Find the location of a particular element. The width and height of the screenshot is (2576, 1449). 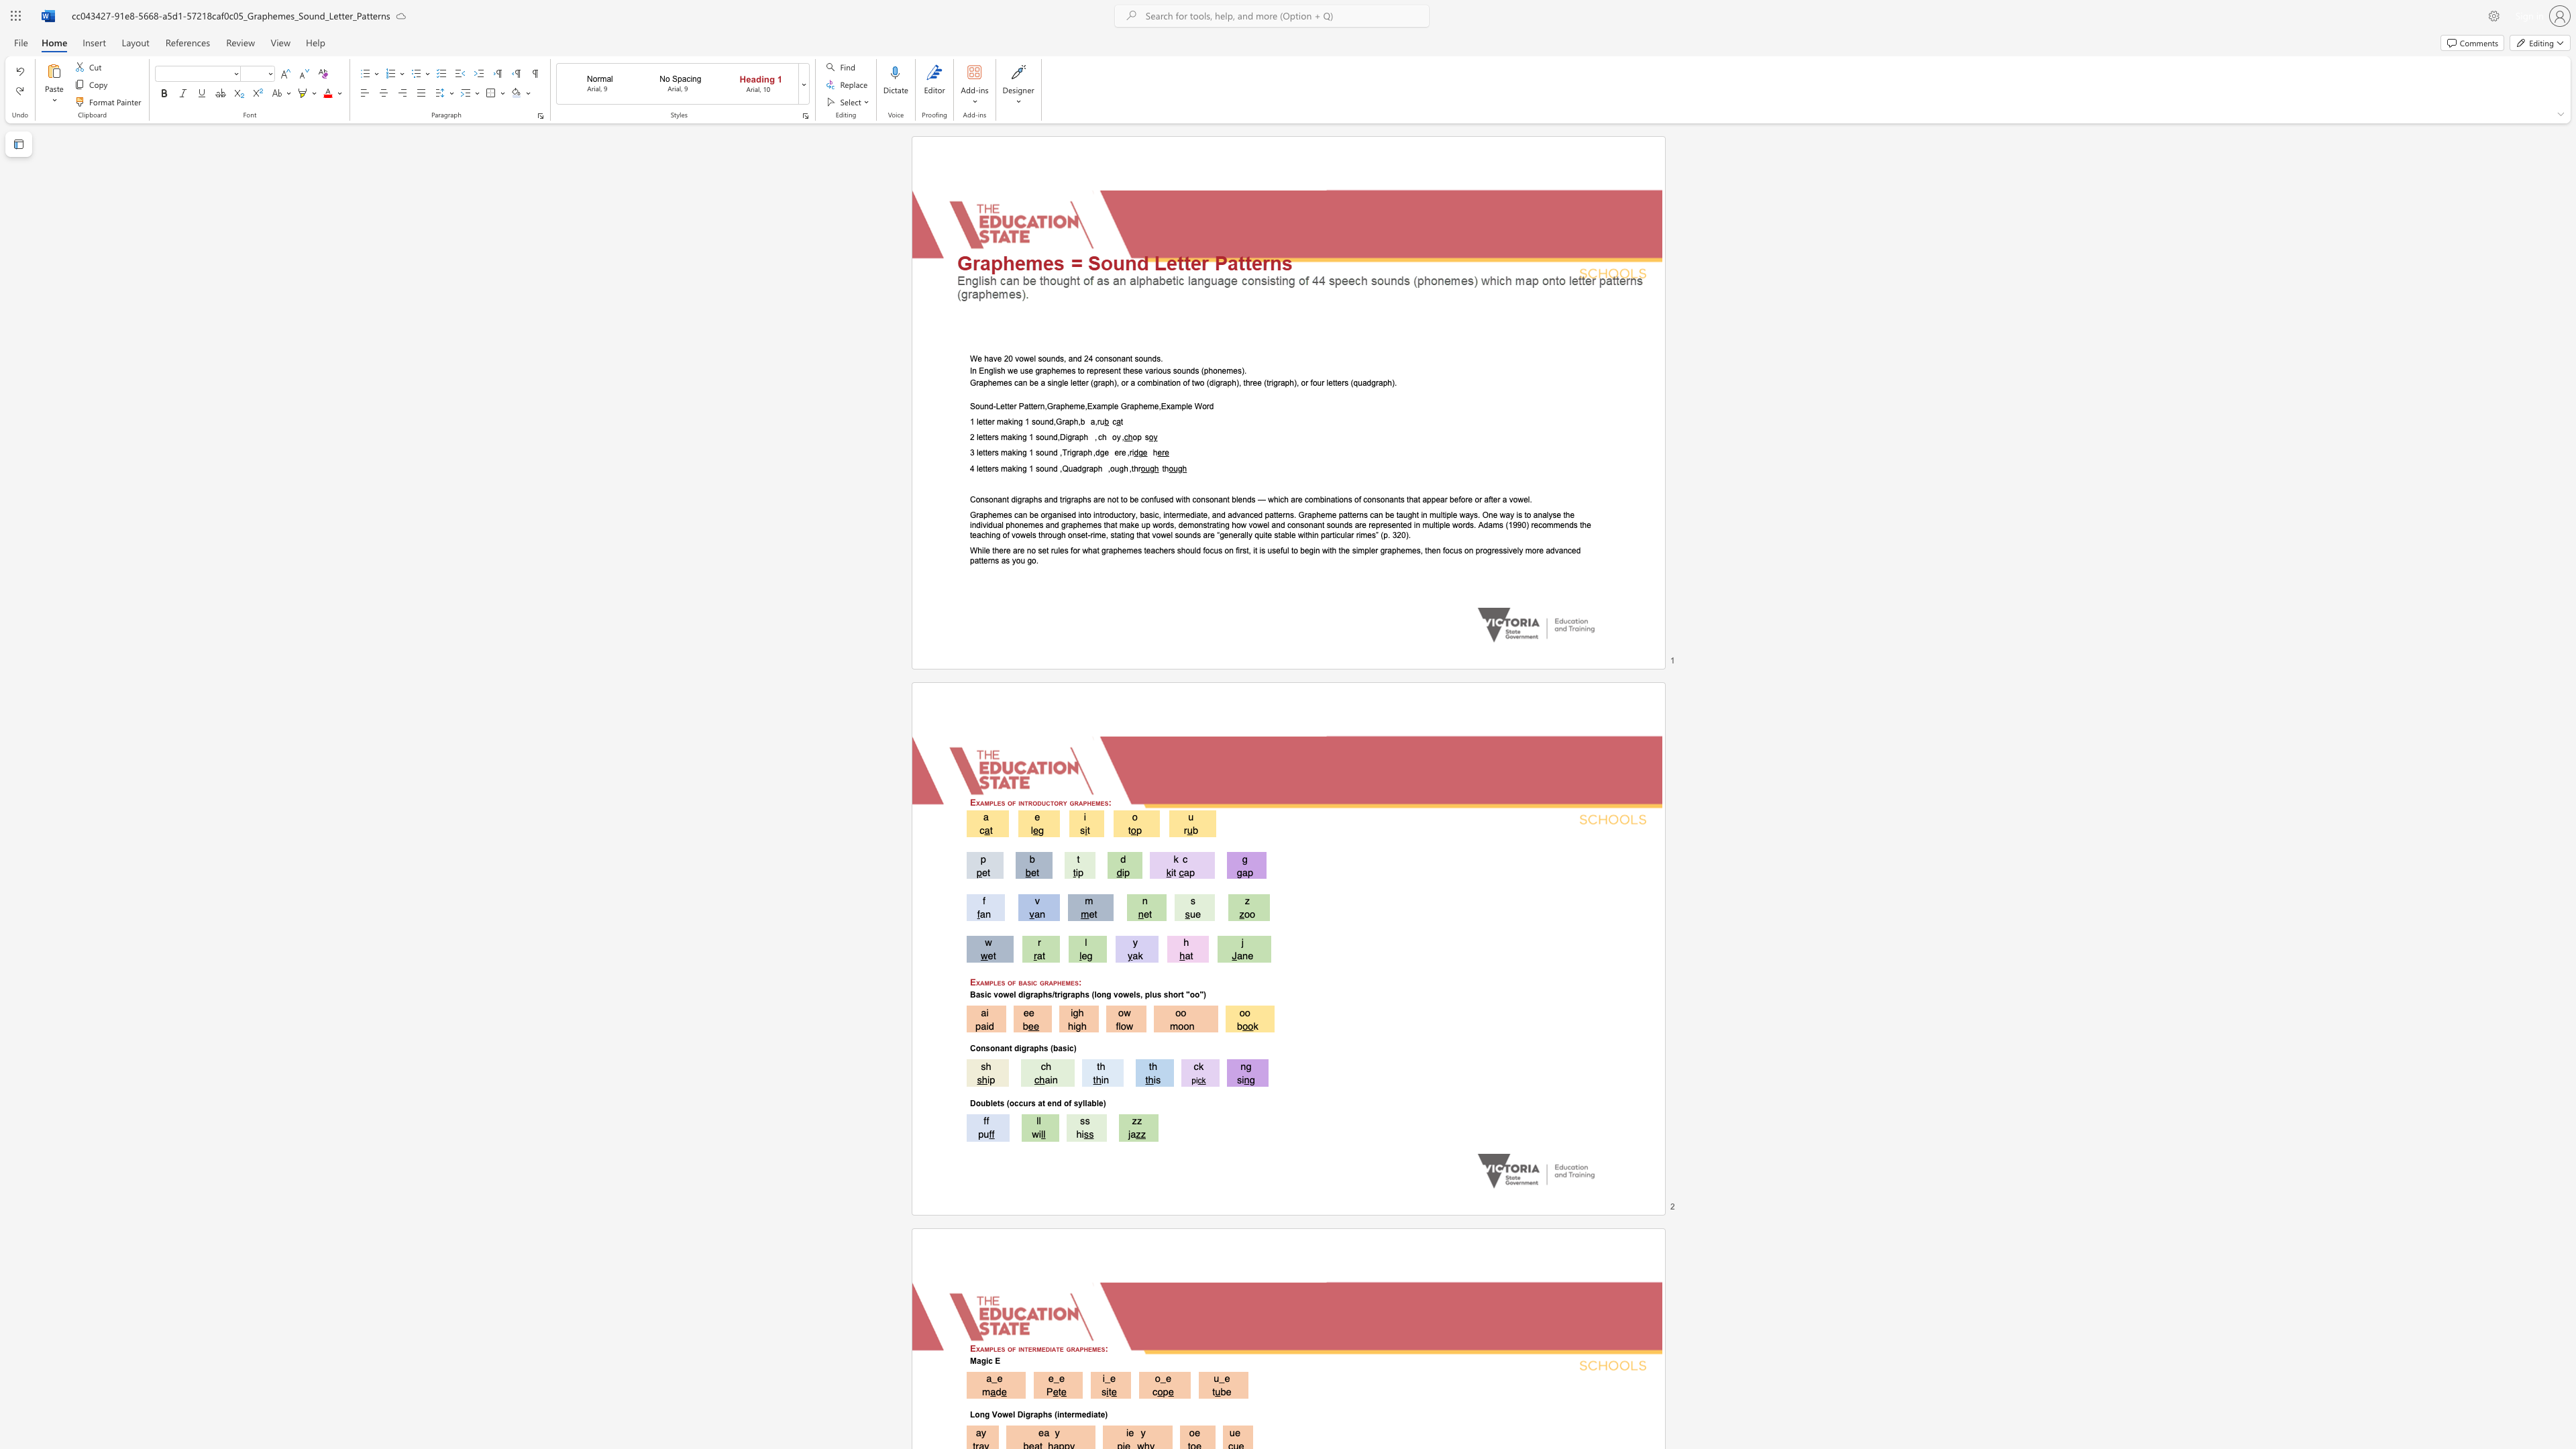

the space between the continuous character "n" and "d" in the text is located at coordinates (1052, 452).